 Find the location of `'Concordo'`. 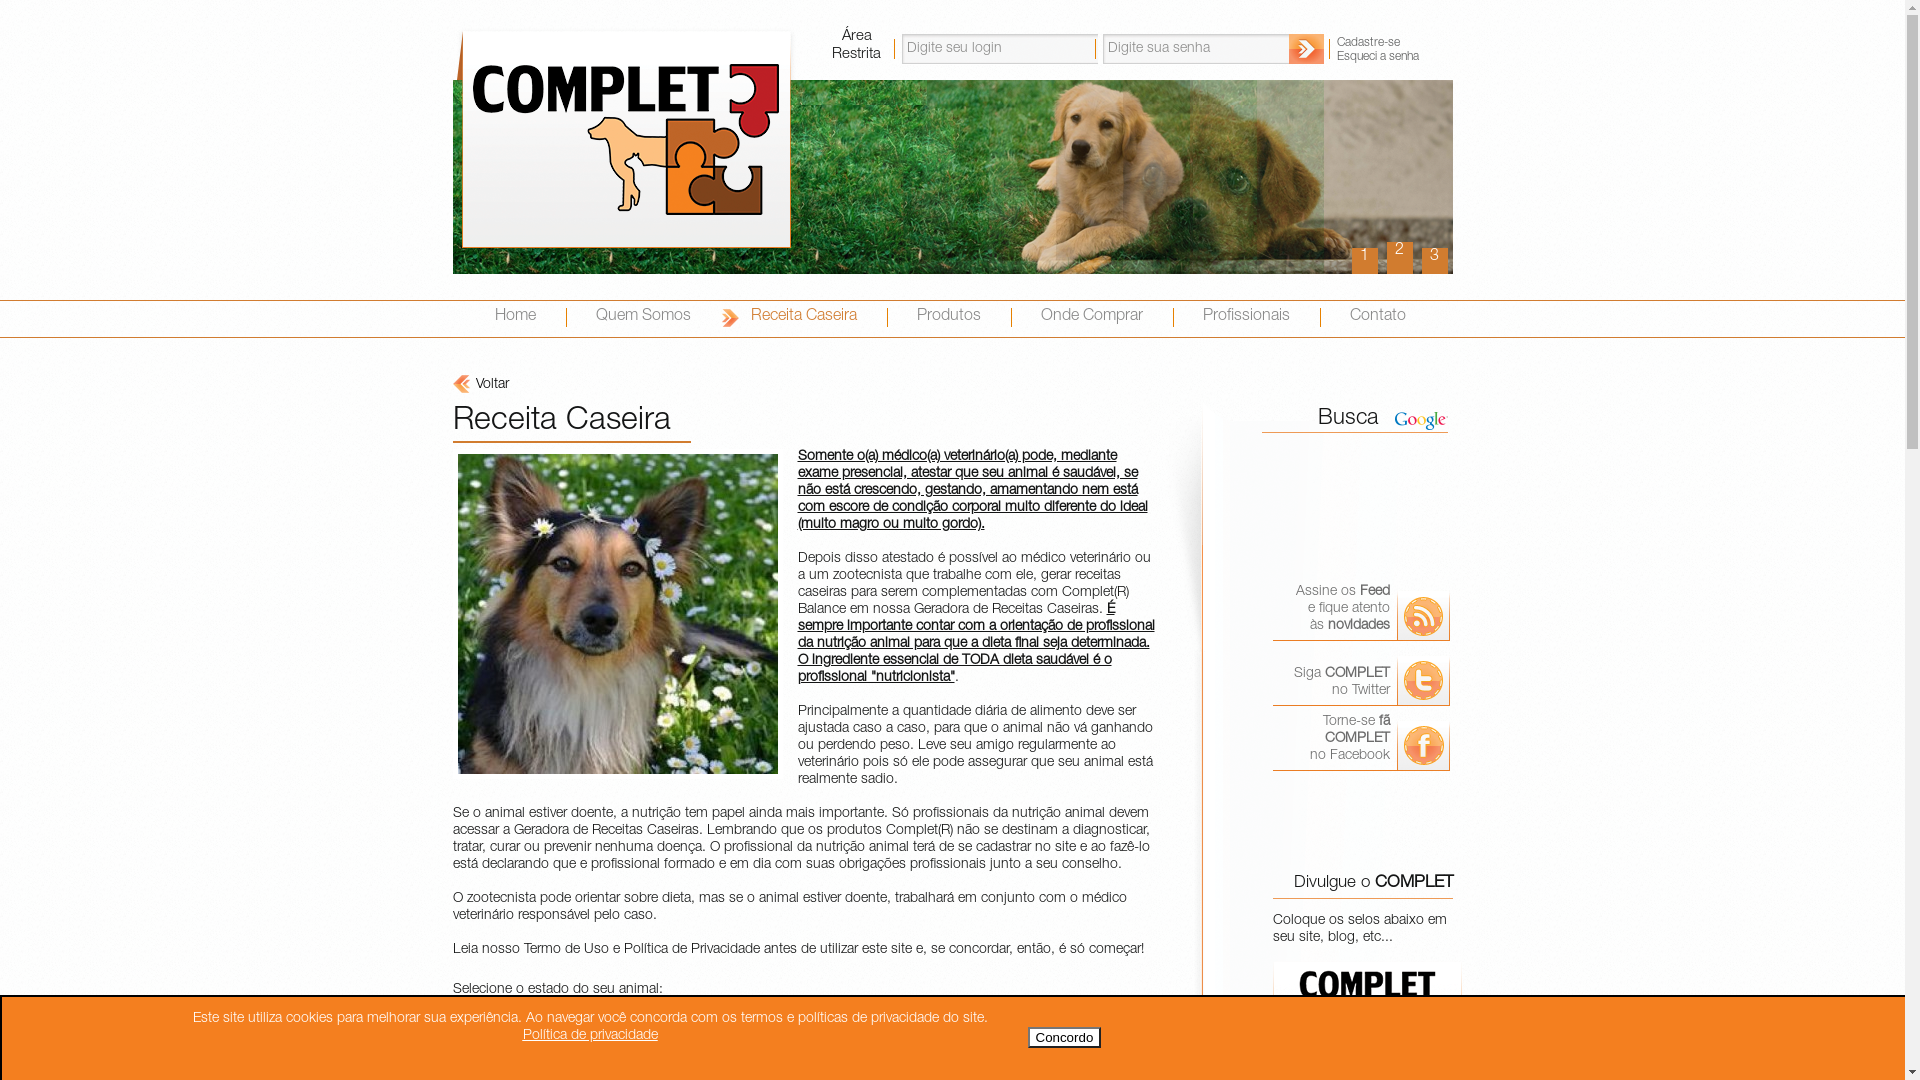

'Concordo' is located at coordinates (1027, 1036).